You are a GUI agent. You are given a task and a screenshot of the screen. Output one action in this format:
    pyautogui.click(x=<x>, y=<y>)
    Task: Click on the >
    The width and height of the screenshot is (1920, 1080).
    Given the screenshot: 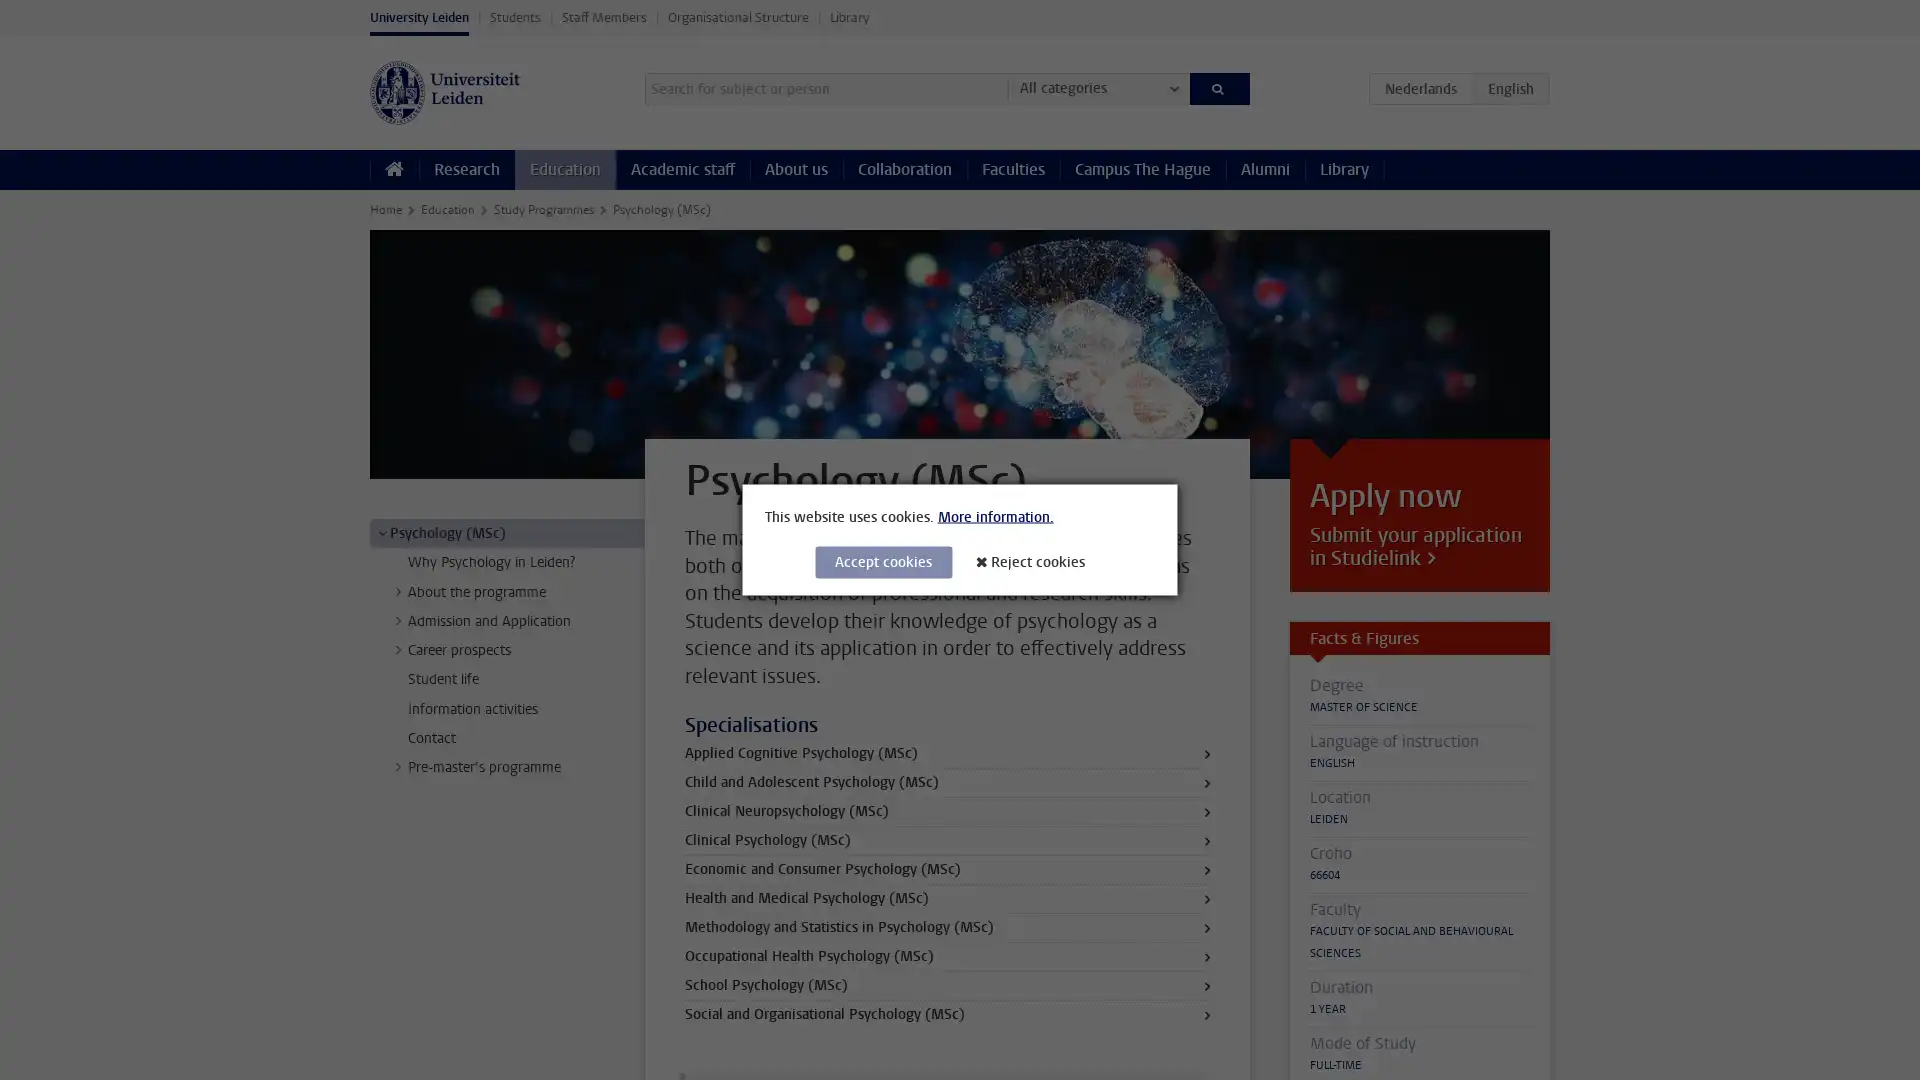 What is the action you would take?
    pyautogui.click(x=398, y=650)
    